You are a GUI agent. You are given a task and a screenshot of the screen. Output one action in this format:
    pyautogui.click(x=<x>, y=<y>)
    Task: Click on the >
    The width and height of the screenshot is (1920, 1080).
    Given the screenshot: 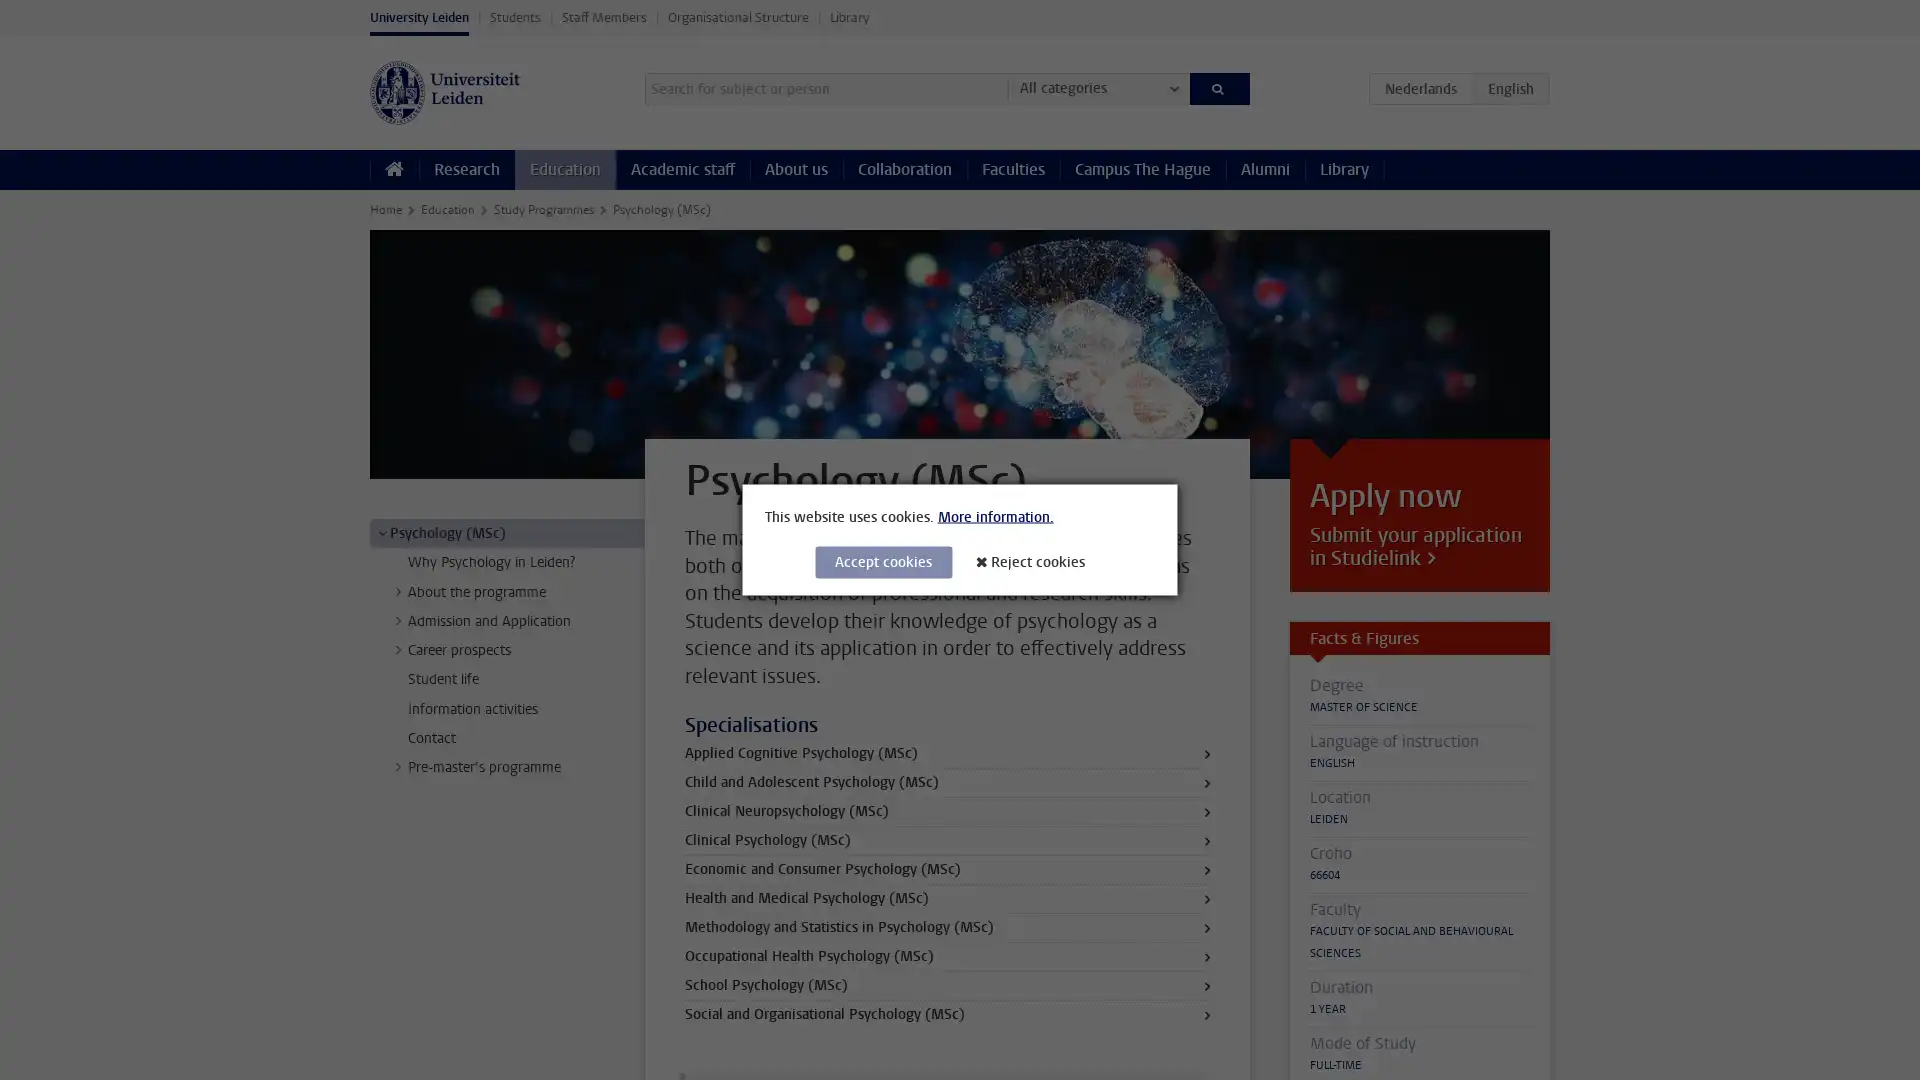 What is the action you would take?
    pyautogui.click(x=398, y=650)
    